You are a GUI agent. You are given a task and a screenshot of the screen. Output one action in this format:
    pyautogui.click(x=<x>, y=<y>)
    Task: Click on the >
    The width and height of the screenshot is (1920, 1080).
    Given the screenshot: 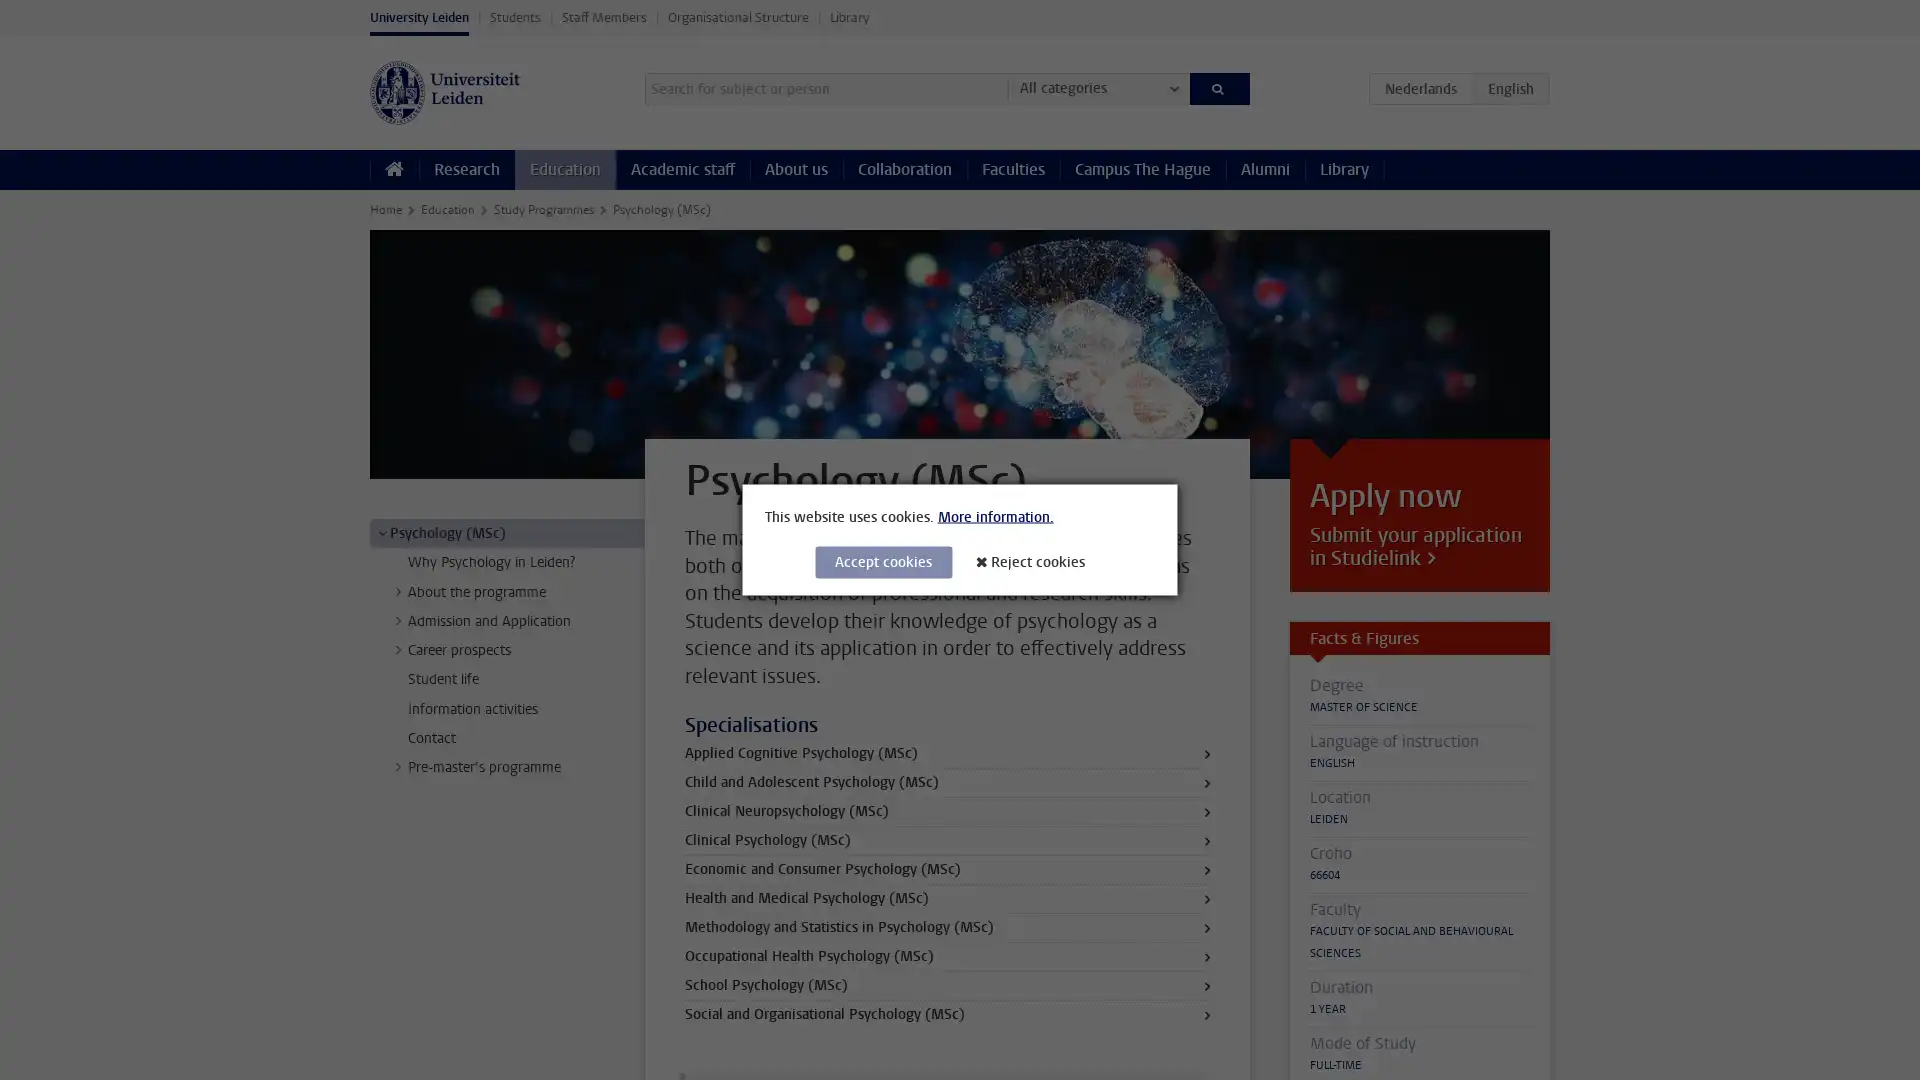 What is the action you would take?
    pyautogui.click(x=398, y=650)
    